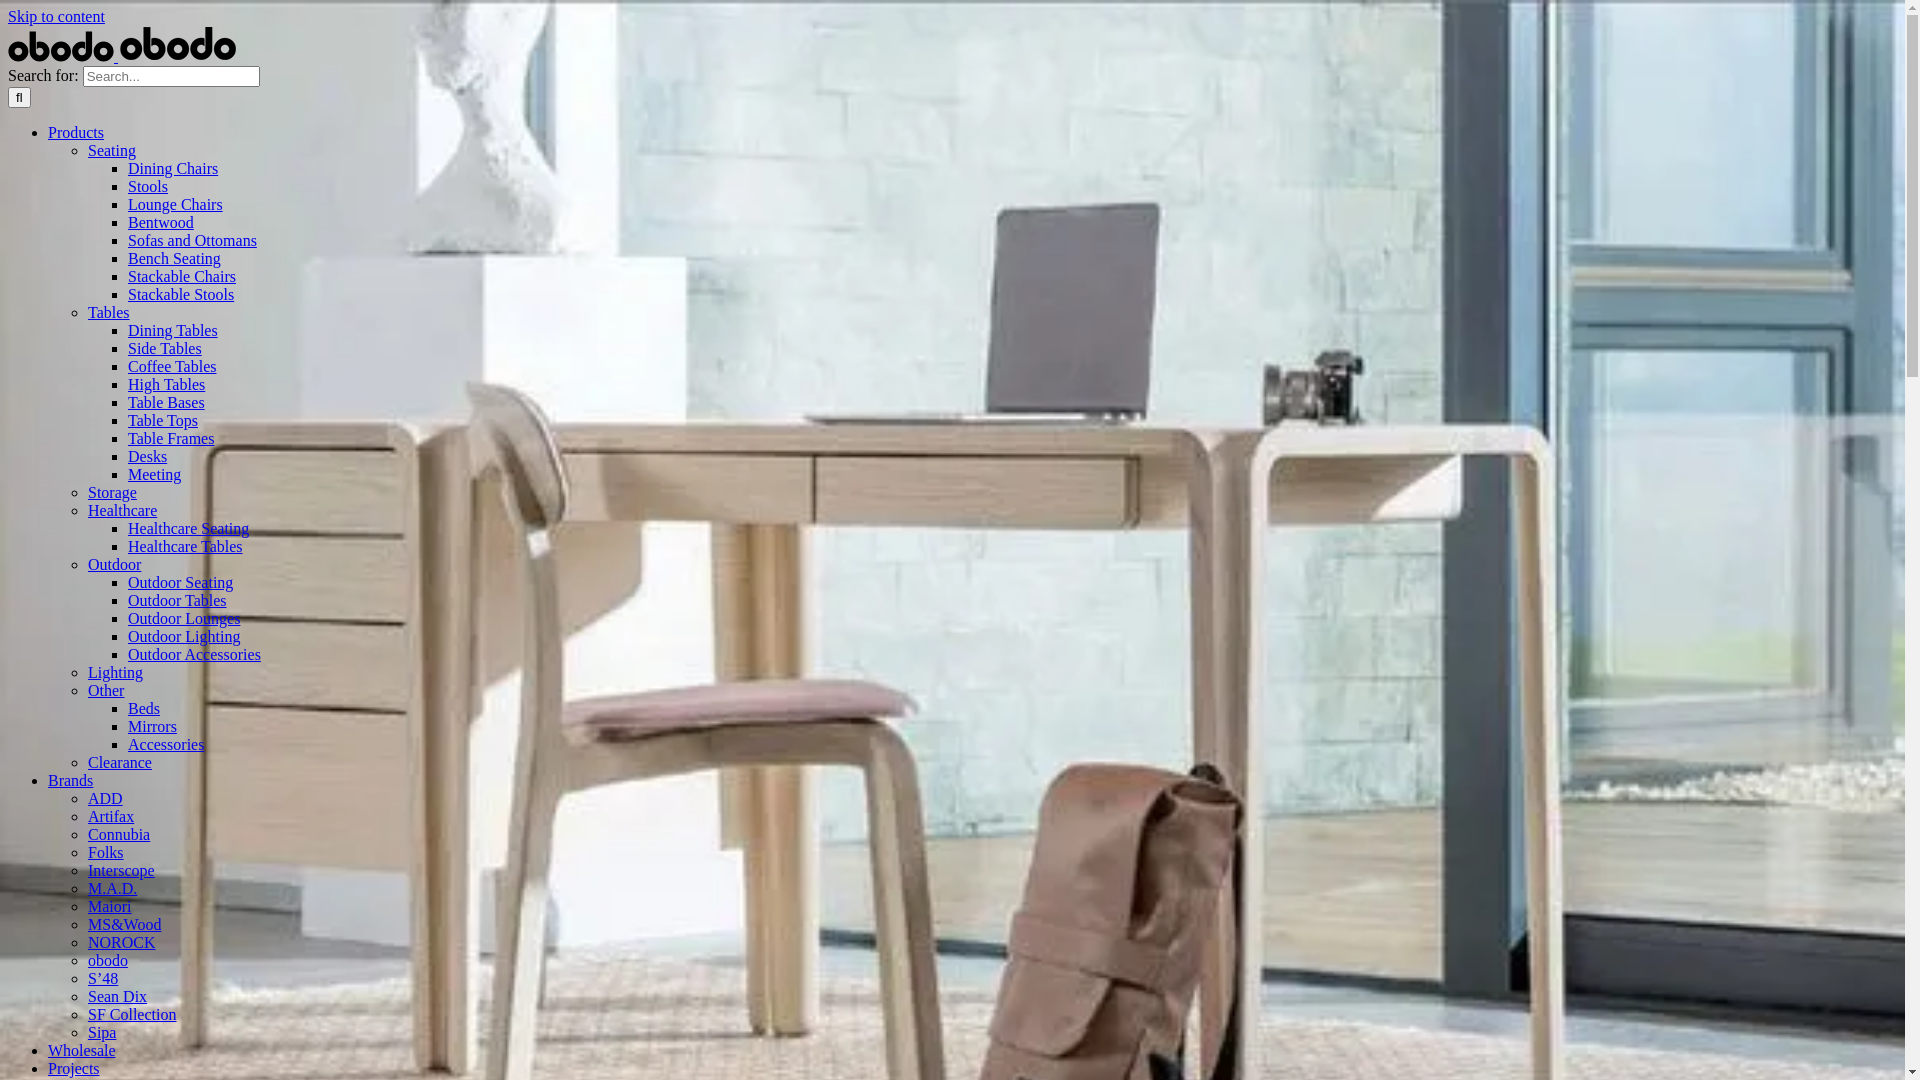 The width and height of the screenshot is (1920, 1080). What do you see at coordinates (174, 257) in the screenshot?
I see `'Bench Seating'` at bounding box center [174, 257].